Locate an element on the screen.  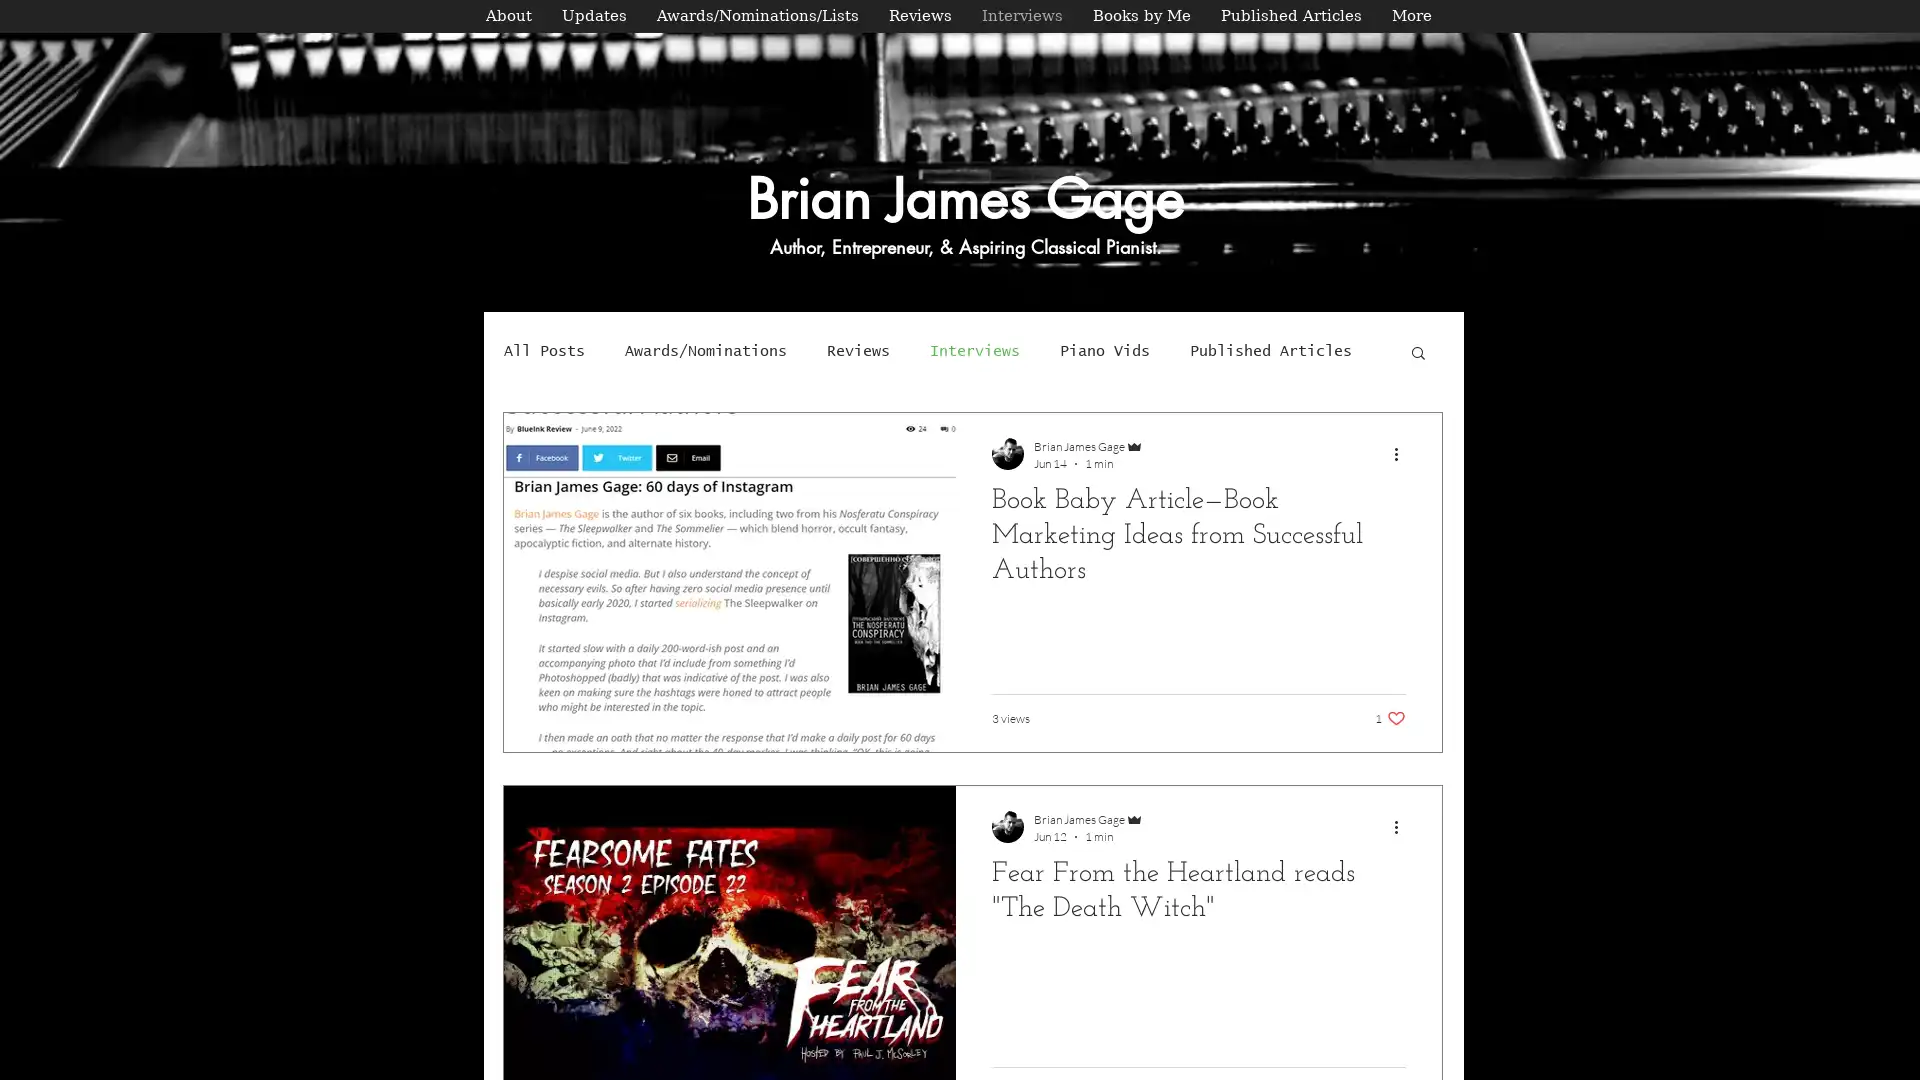
All Posts is located at coordinates (544, 350).